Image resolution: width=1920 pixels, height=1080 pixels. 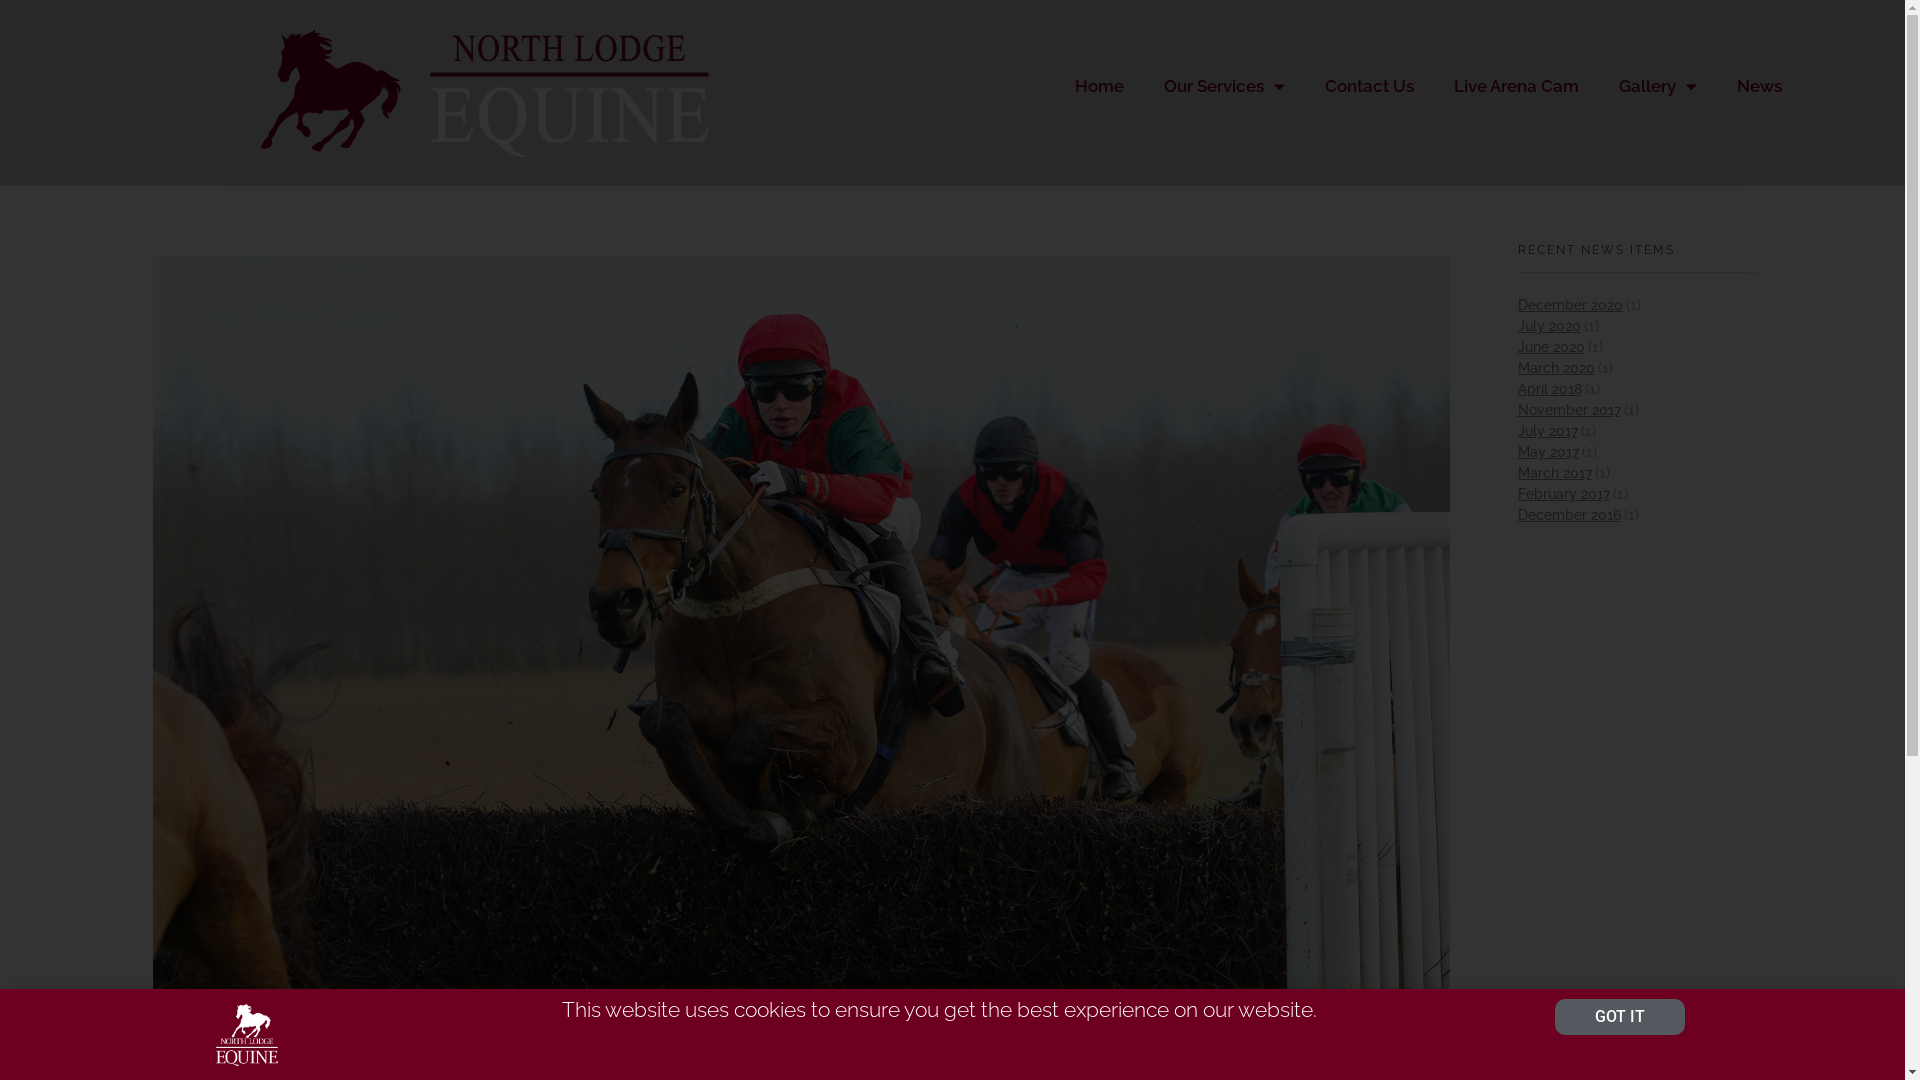 What do you see at coordinates (1568, 514) in the screenshot?
I see `'December 2016'` at bounding box center [1568, 514].